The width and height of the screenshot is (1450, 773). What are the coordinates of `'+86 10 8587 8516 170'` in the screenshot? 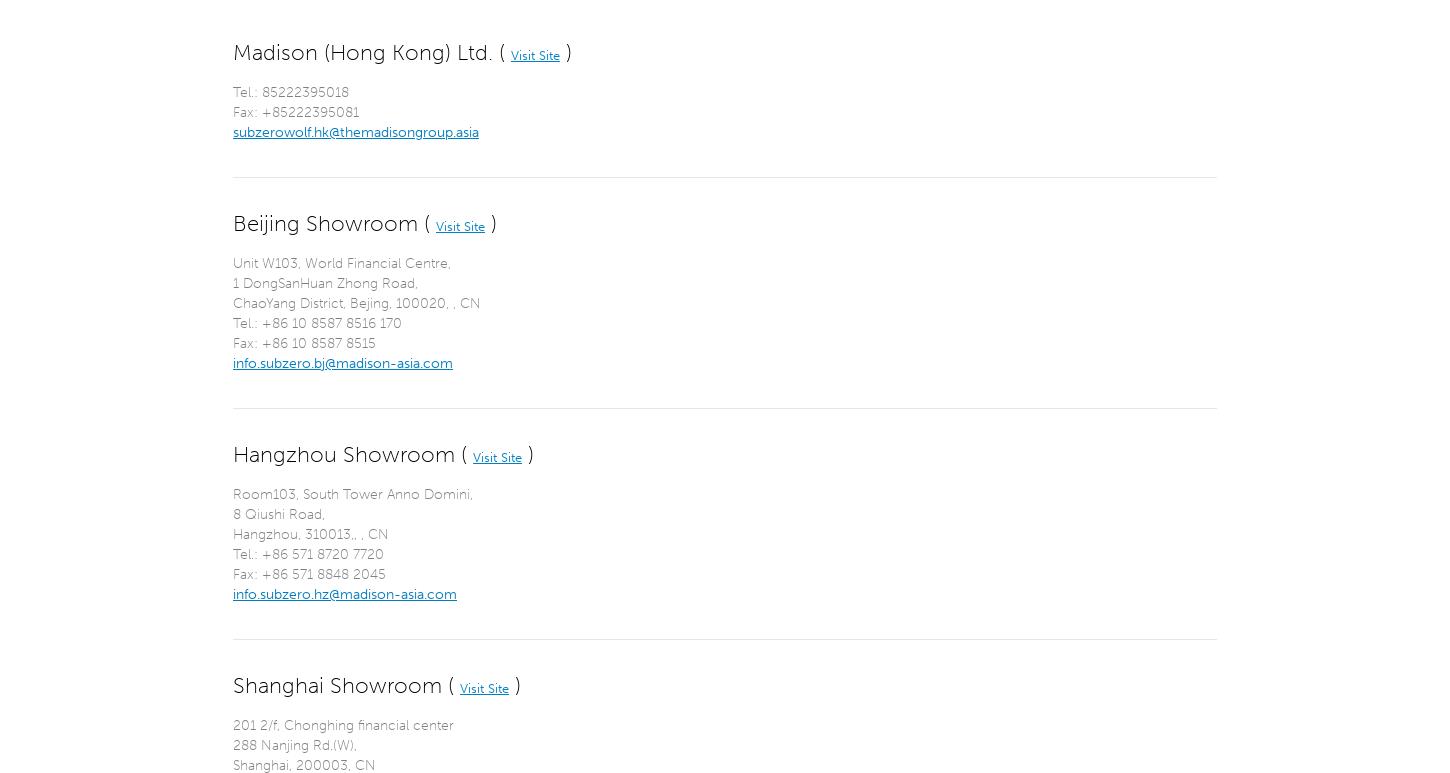 It's located at (332, 322).